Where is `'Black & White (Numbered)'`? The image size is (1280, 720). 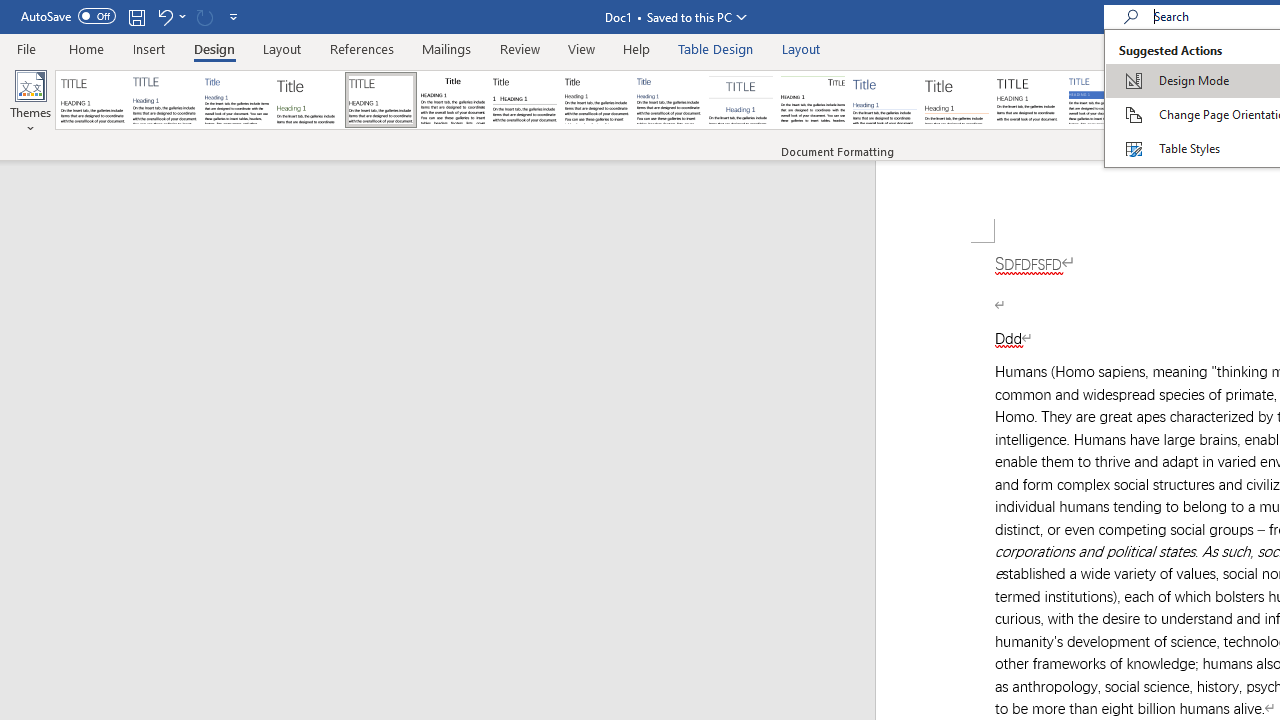
'Black & White (Numbered)' is located at coordinates (524, 100).